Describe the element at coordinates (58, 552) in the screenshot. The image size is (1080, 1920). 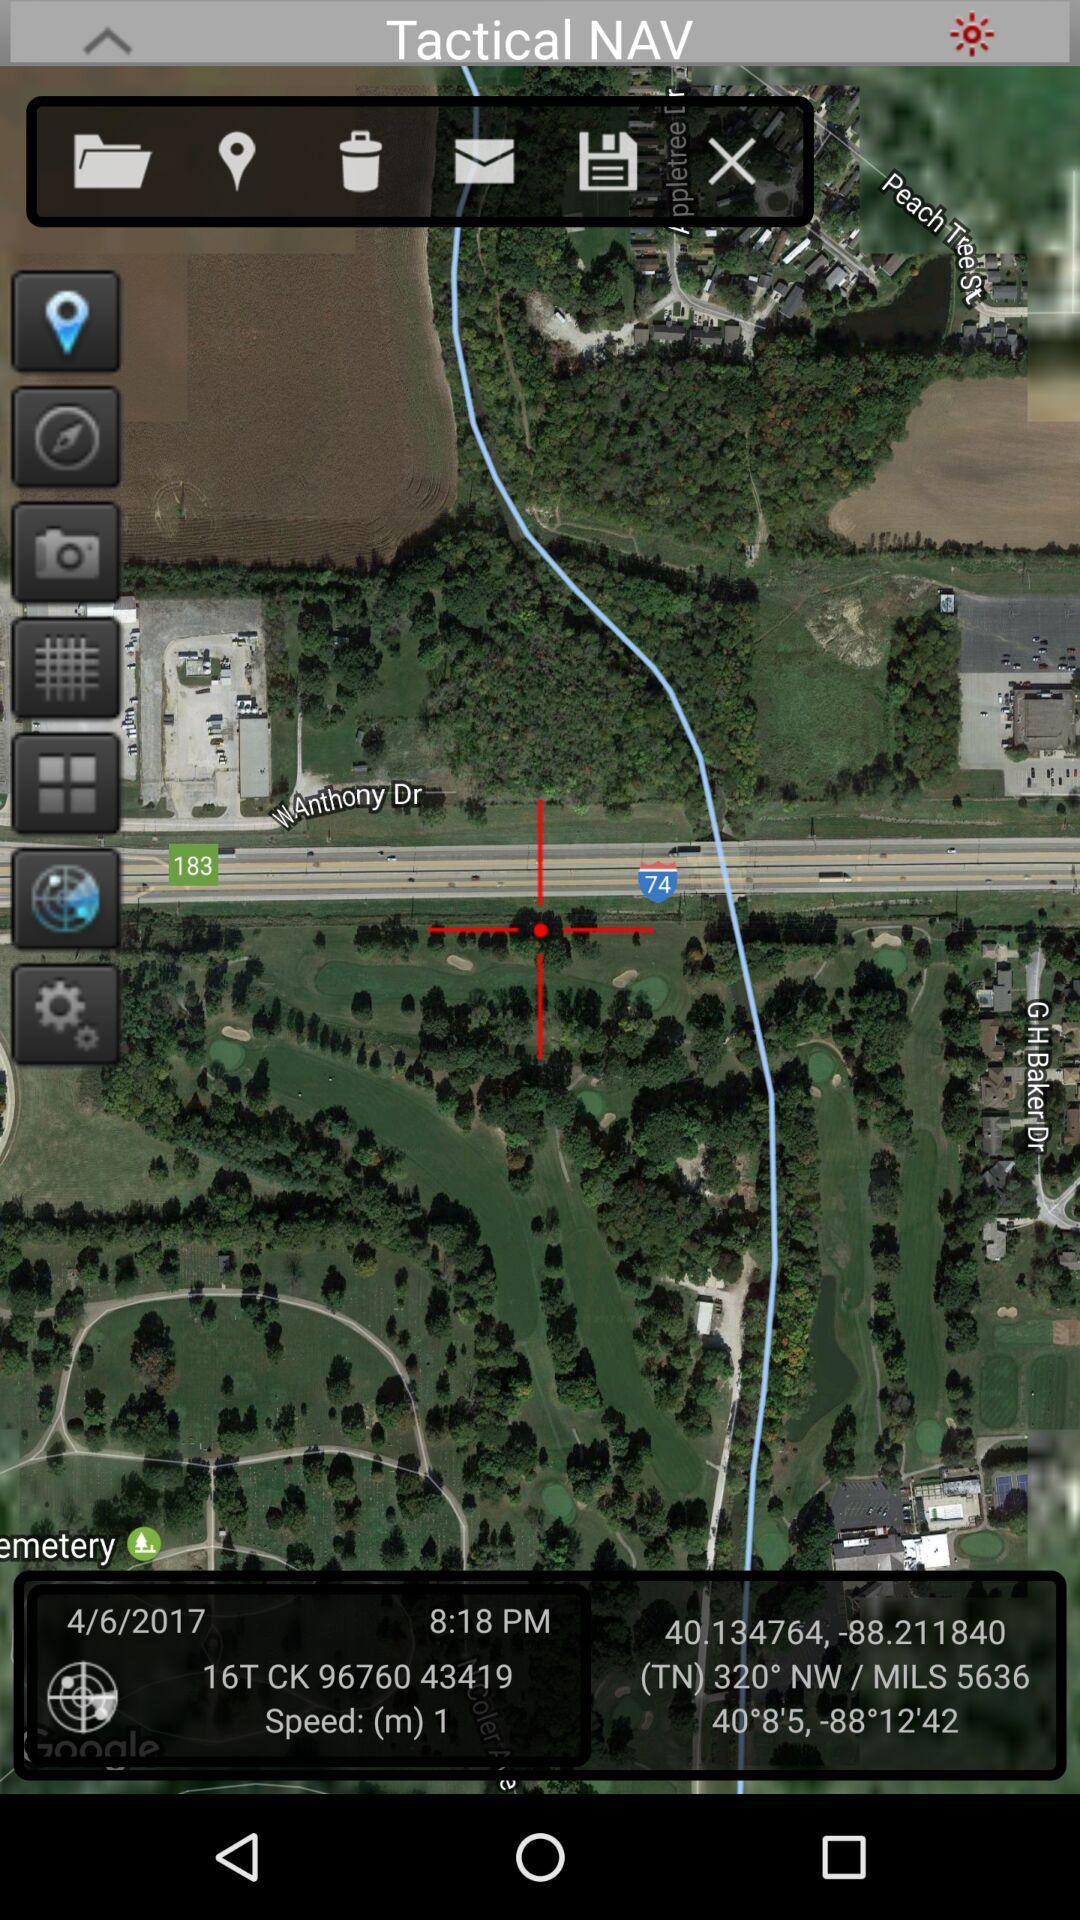
I see `click camera option` at that location.